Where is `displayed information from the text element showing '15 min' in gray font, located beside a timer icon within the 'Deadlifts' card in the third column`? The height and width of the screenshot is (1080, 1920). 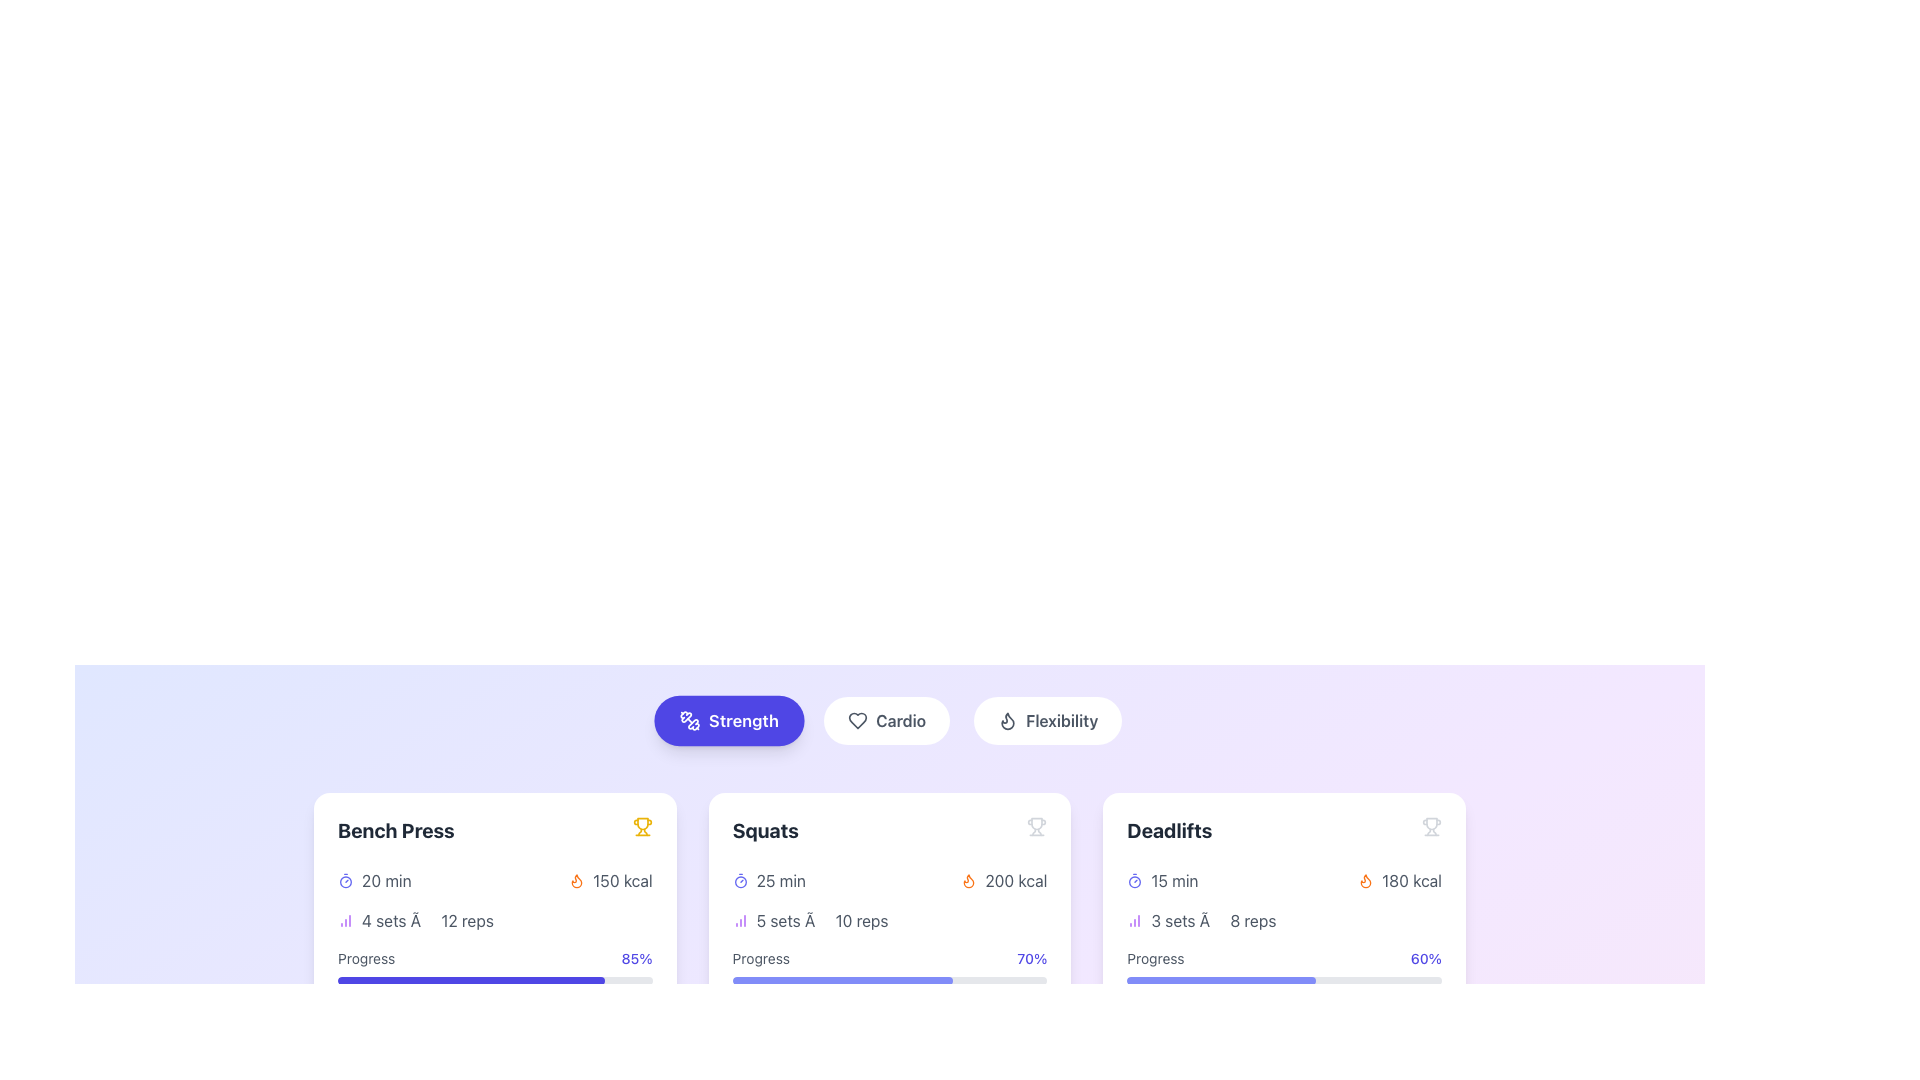
displayed information from the text element showing '15 min' in gray font, located beside a timer icon within the 'Deadlifts' card in the third column is located at coordinates (1174, 879).